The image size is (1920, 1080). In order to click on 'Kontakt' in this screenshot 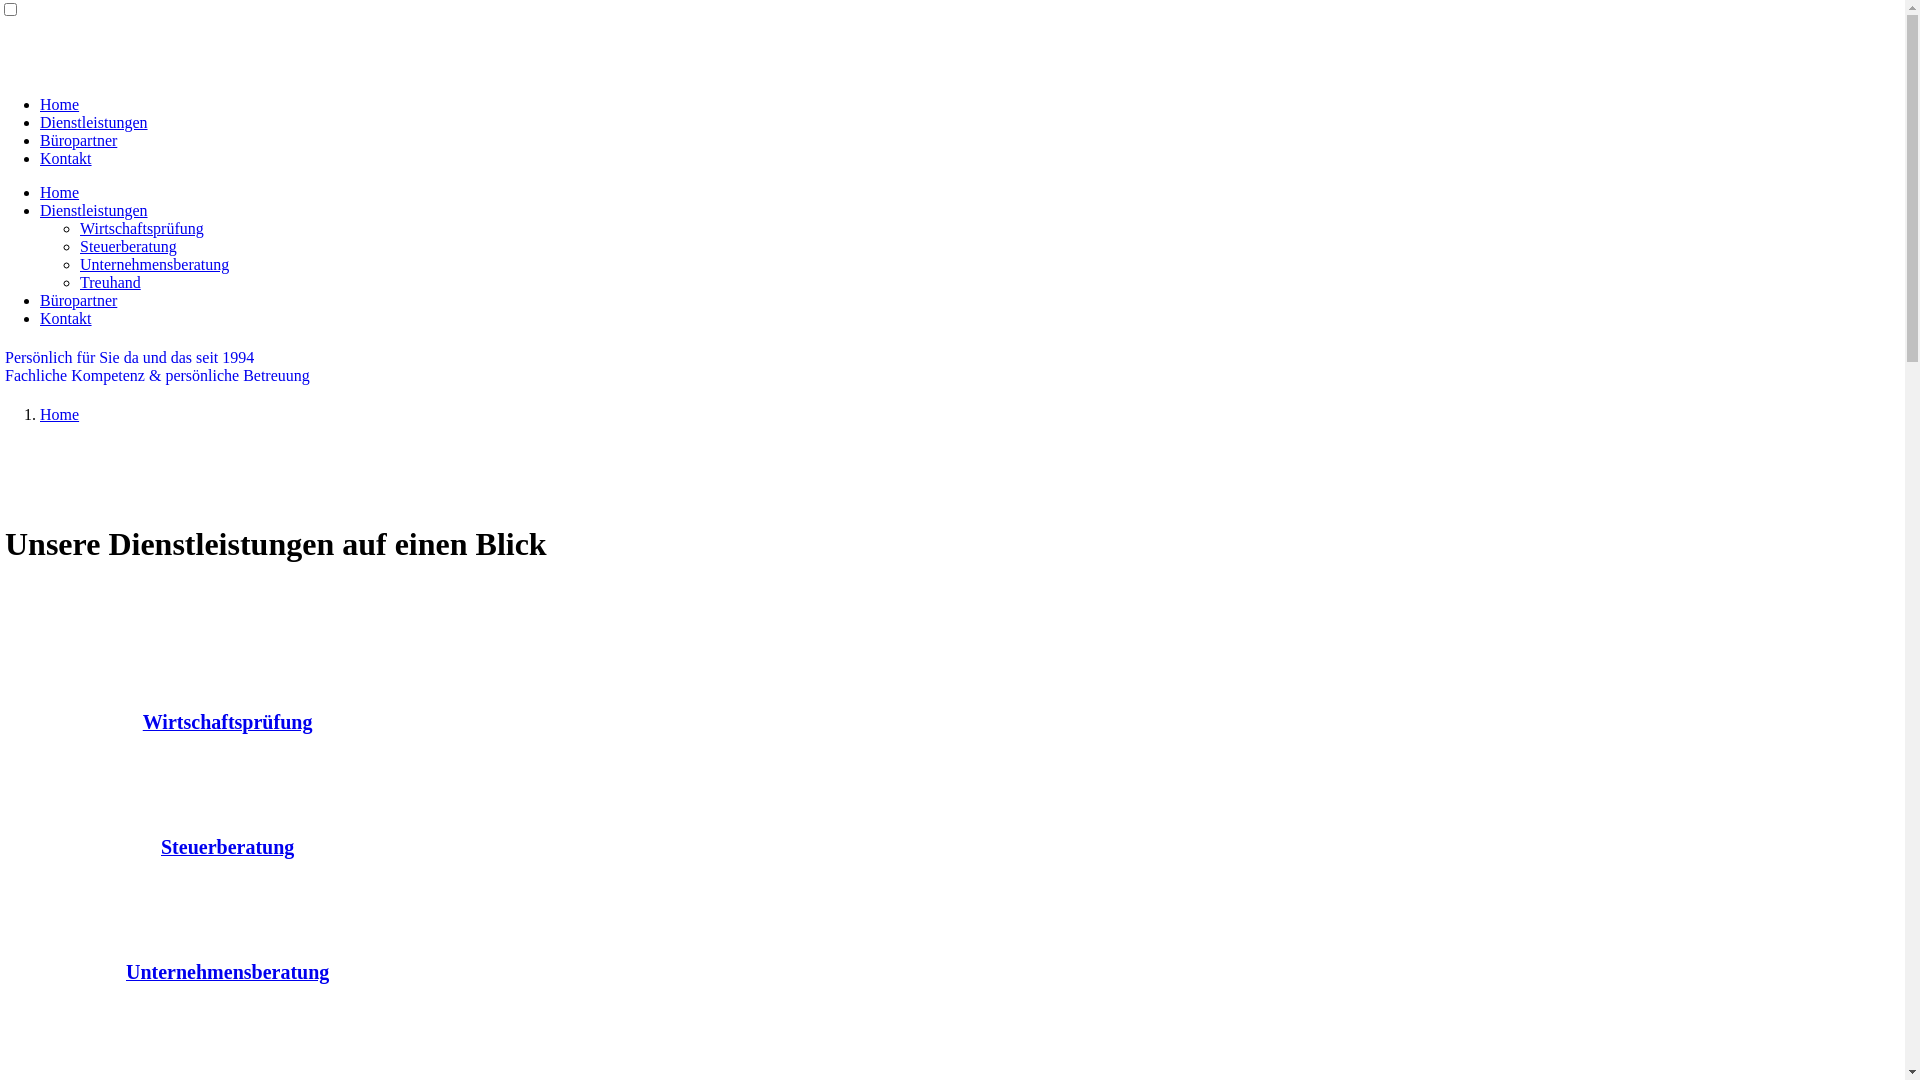, I will do `click(66, 157)`.